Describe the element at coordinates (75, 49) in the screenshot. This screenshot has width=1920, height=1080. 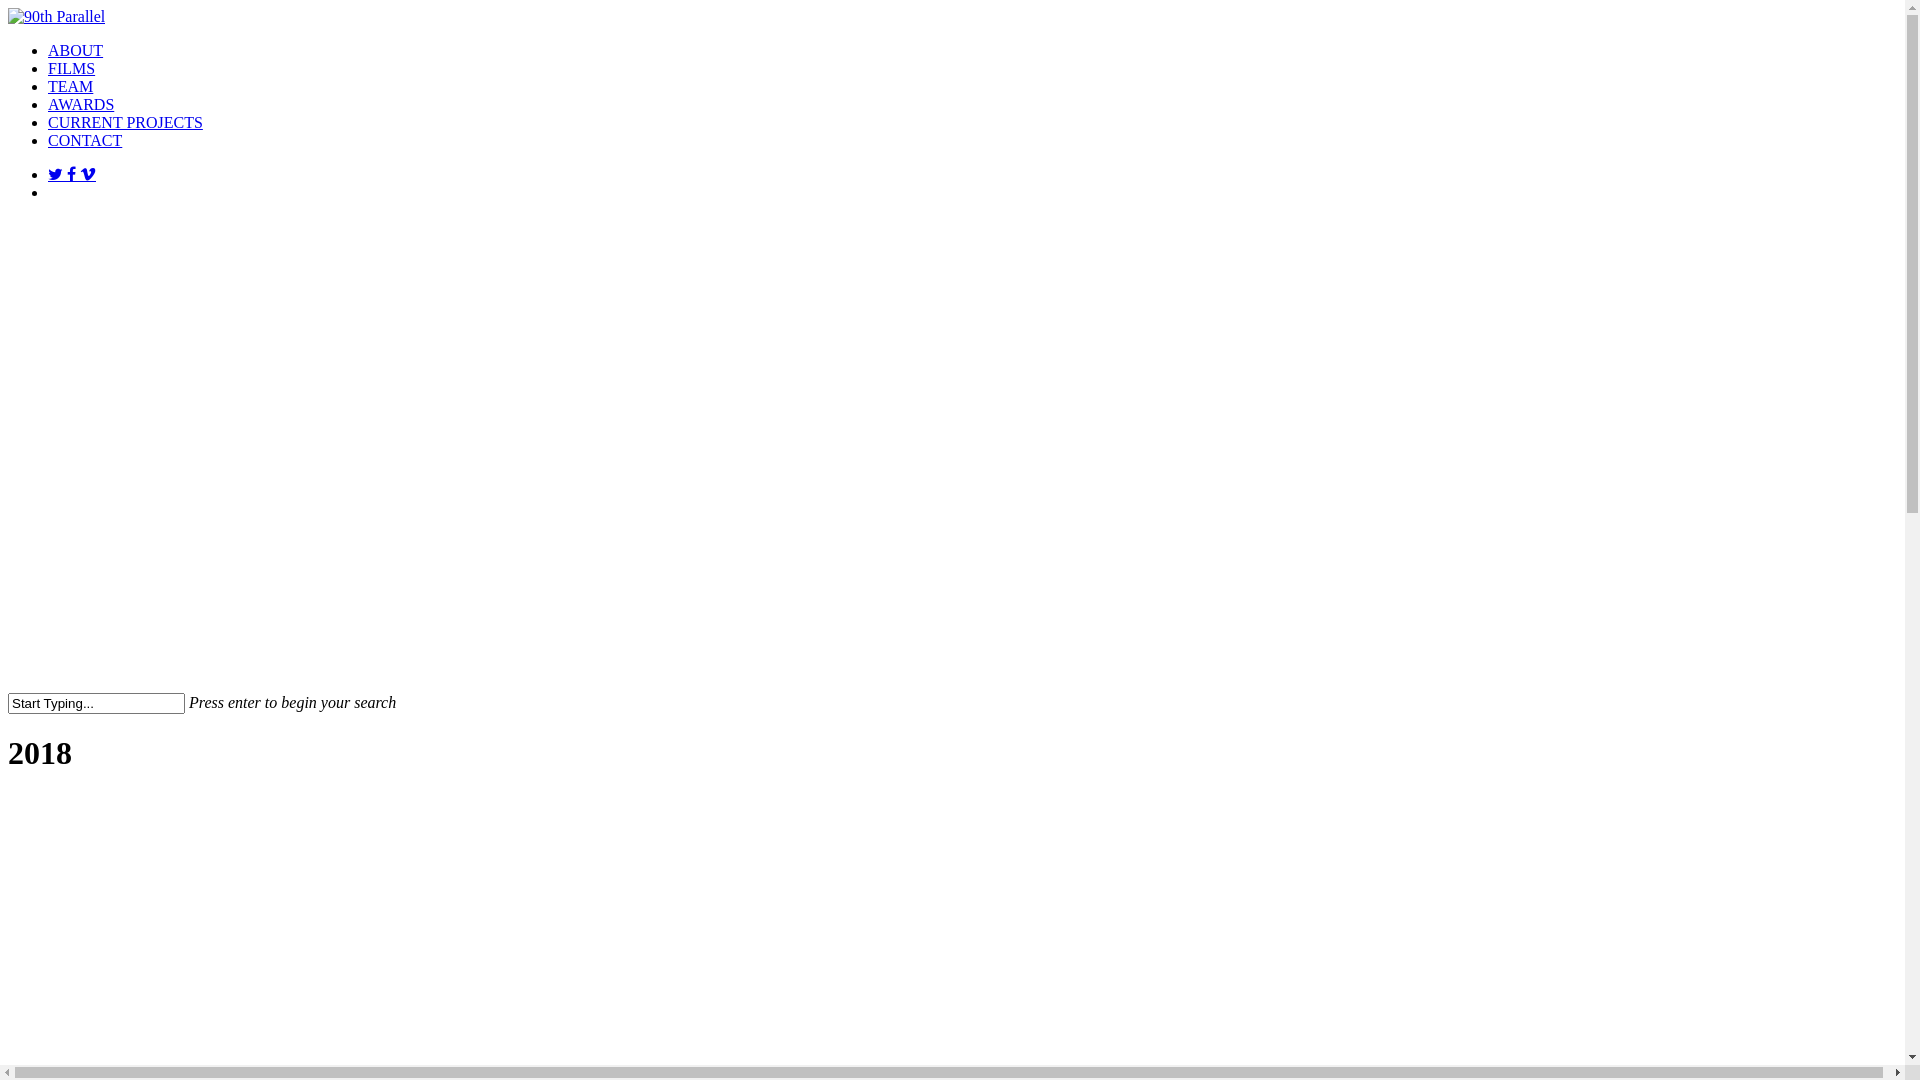
I see `'ABOUT'` at that location.